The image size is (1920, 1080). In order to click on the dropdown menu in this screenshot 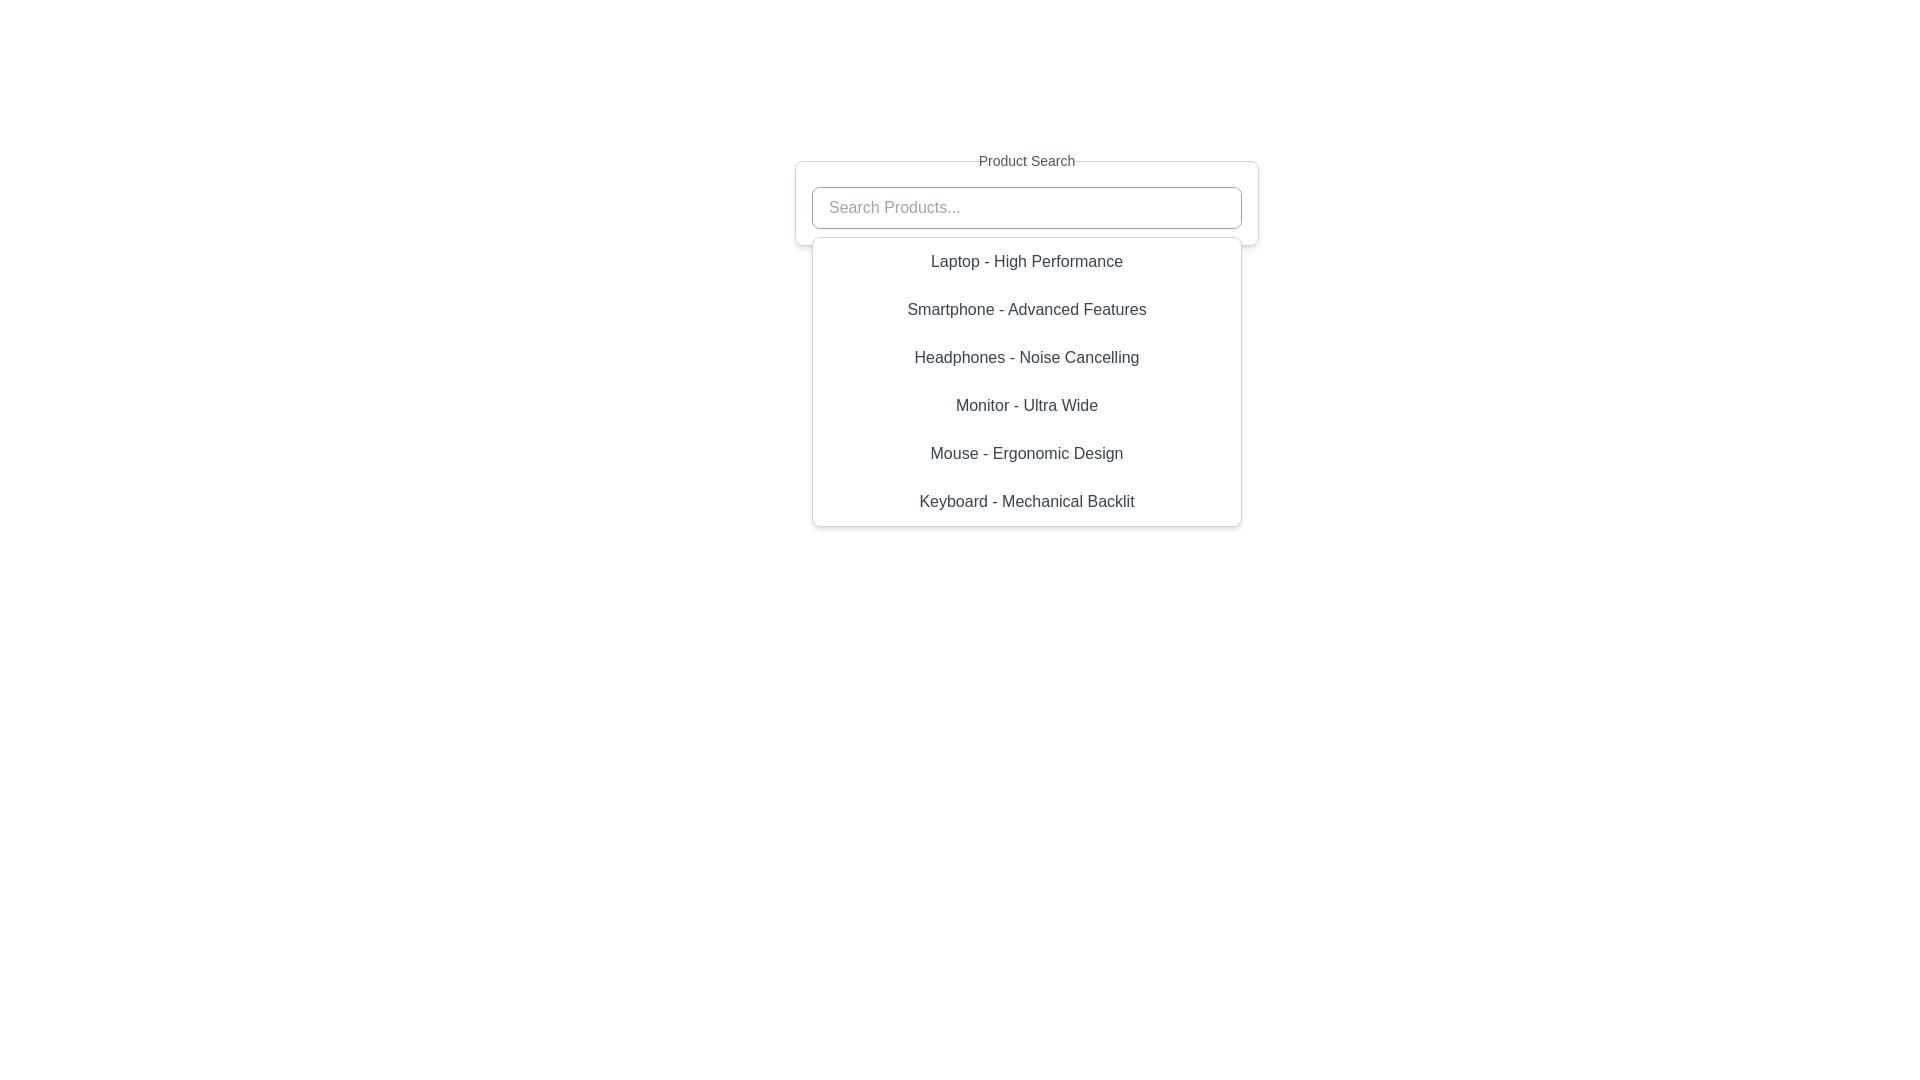, I will do `click(1027, 381)`.